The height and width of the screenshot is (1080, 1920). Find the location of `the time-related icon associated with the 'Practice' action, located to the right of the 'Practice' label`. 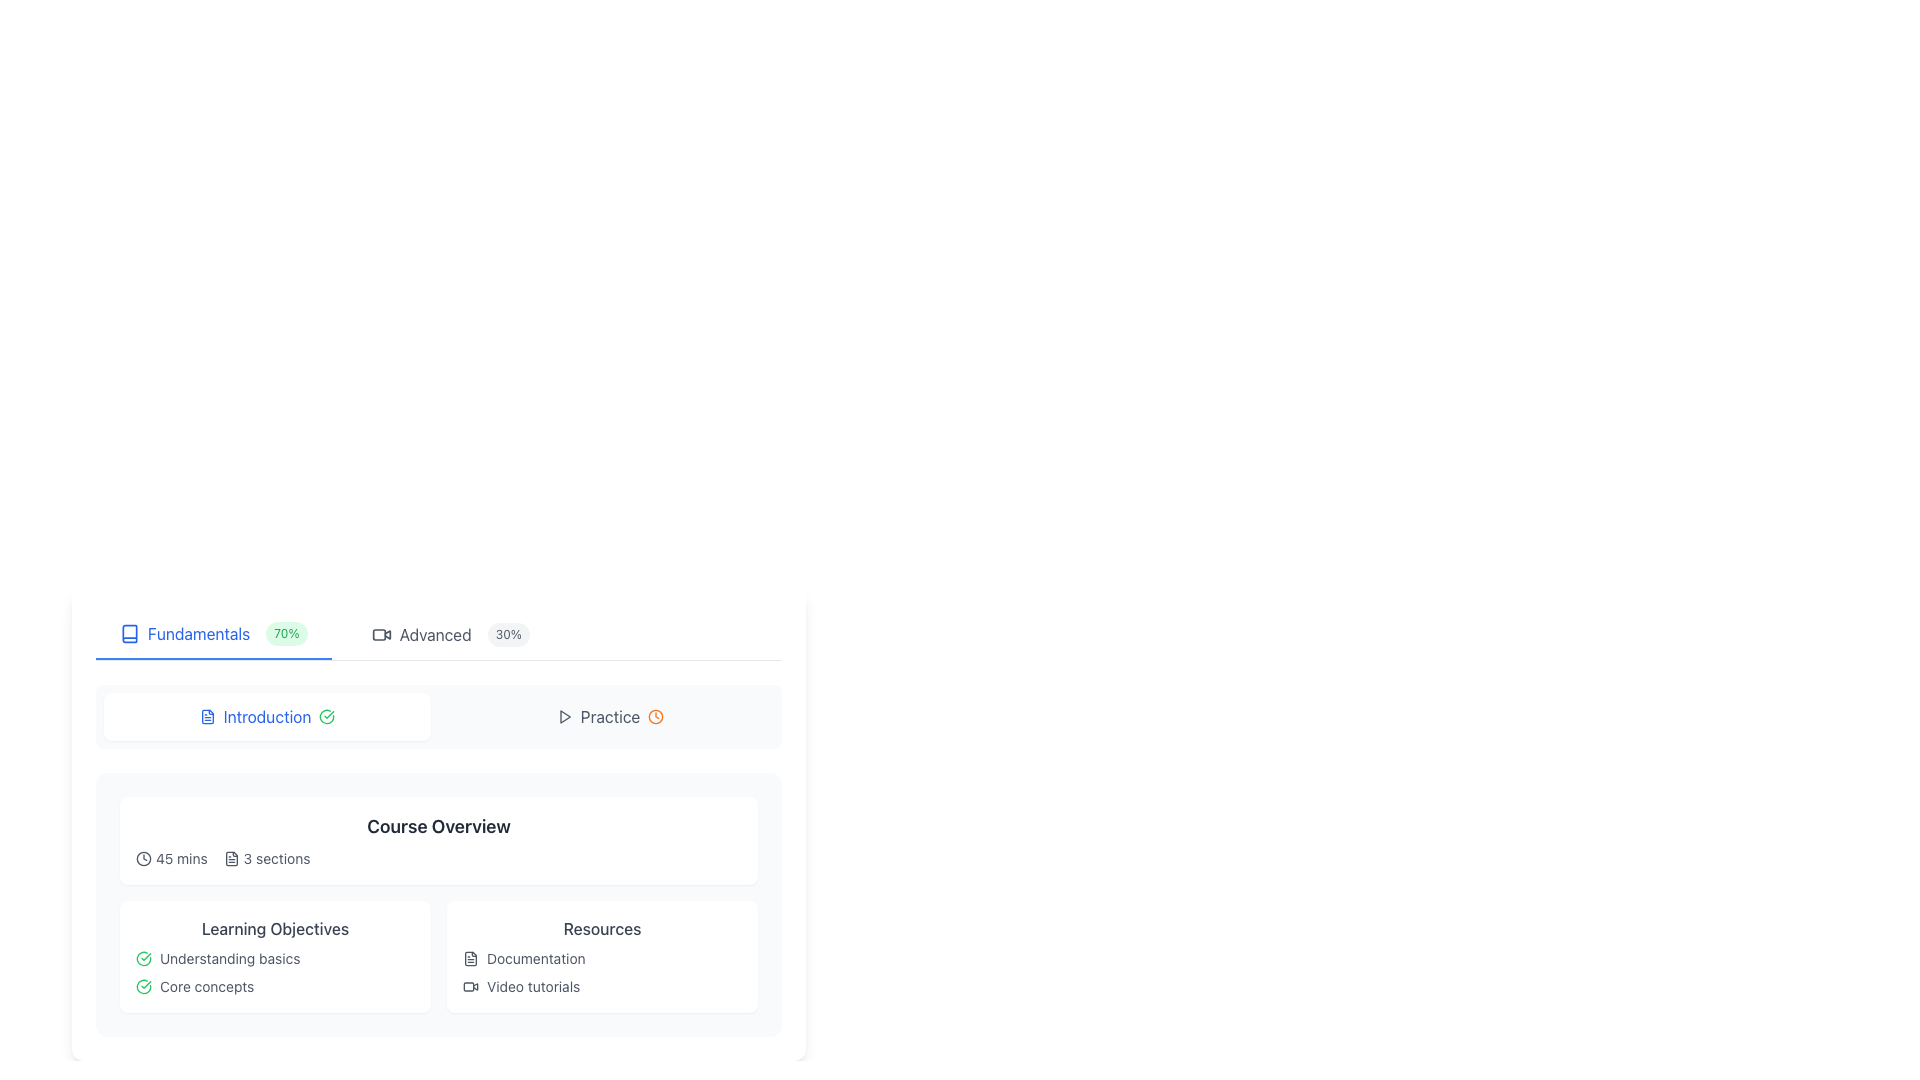

the time-related icon associated with the 'Practice' action, located to the right of the 'Practice' label is located at coordinates (656, 716).